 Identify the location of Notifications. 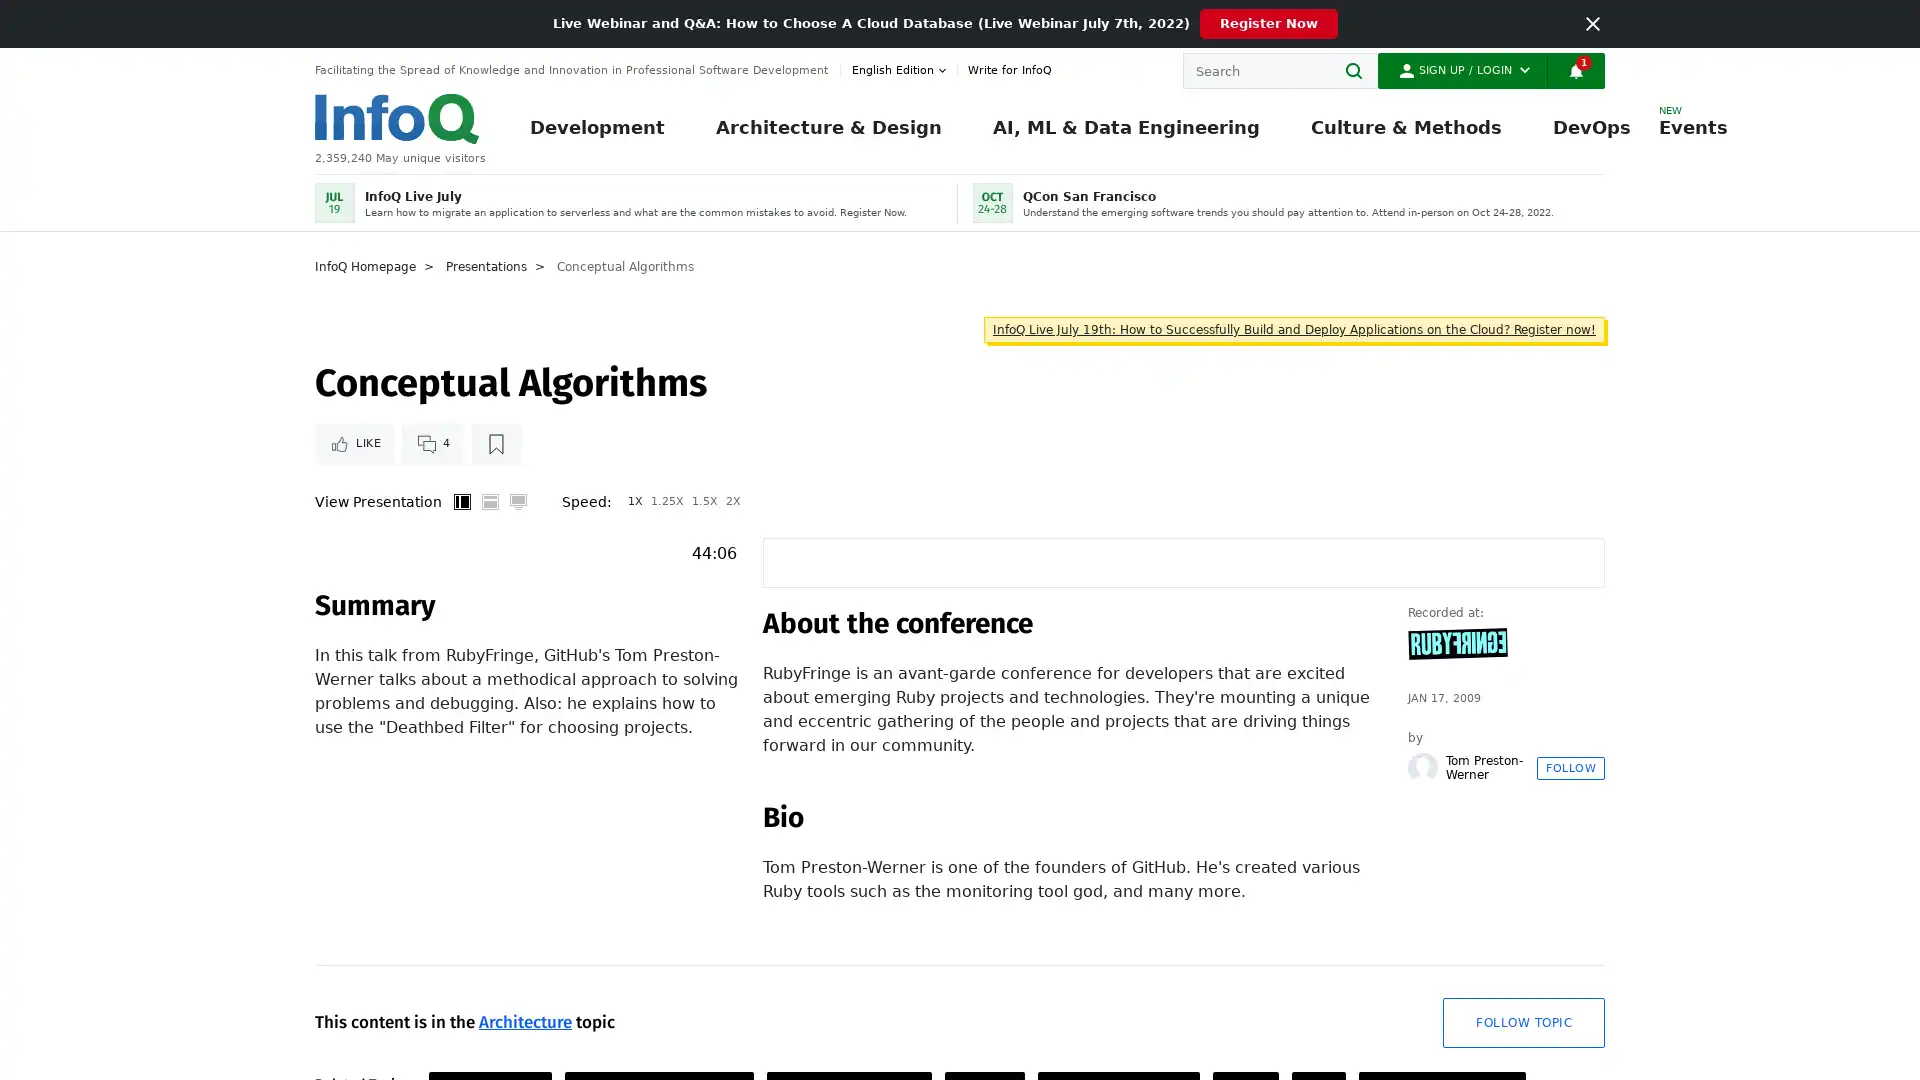
(1574, 69).